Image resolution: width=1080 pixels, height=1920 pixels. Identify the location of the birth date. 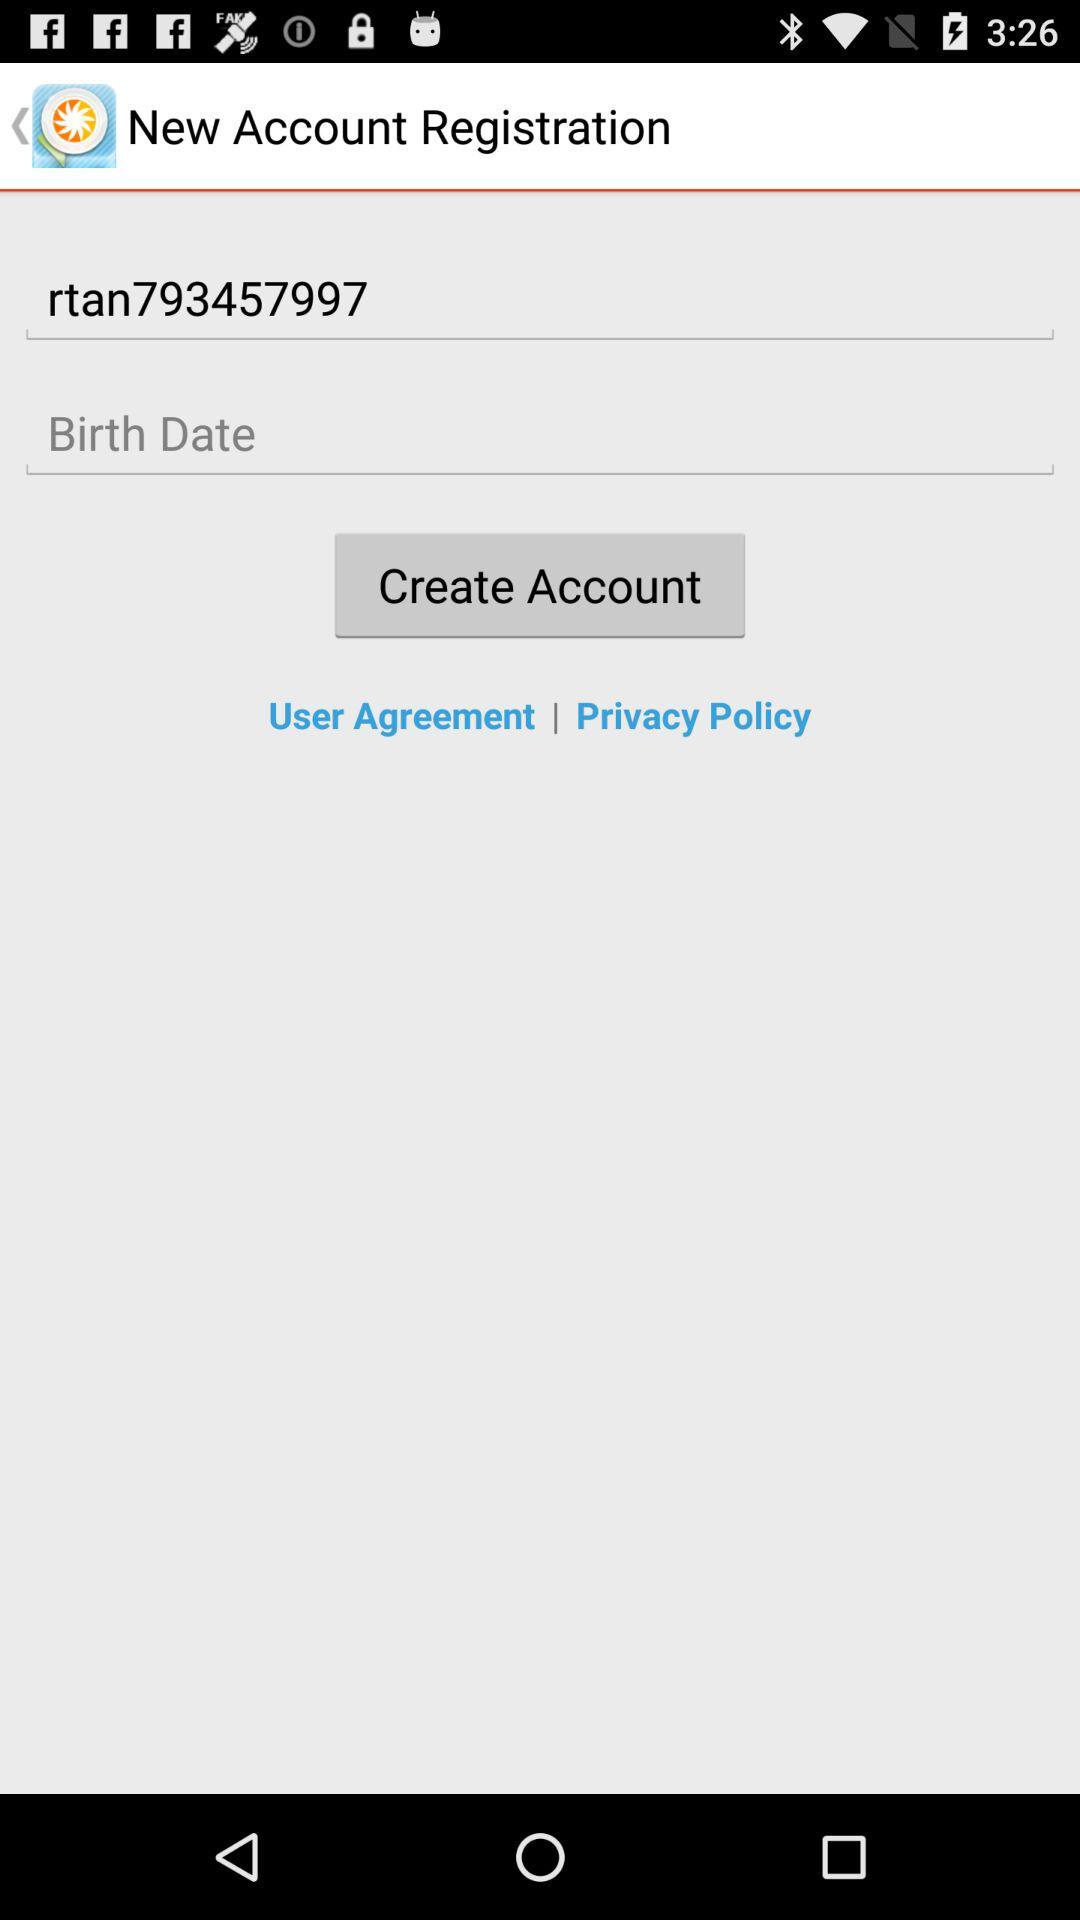
(540, 432).